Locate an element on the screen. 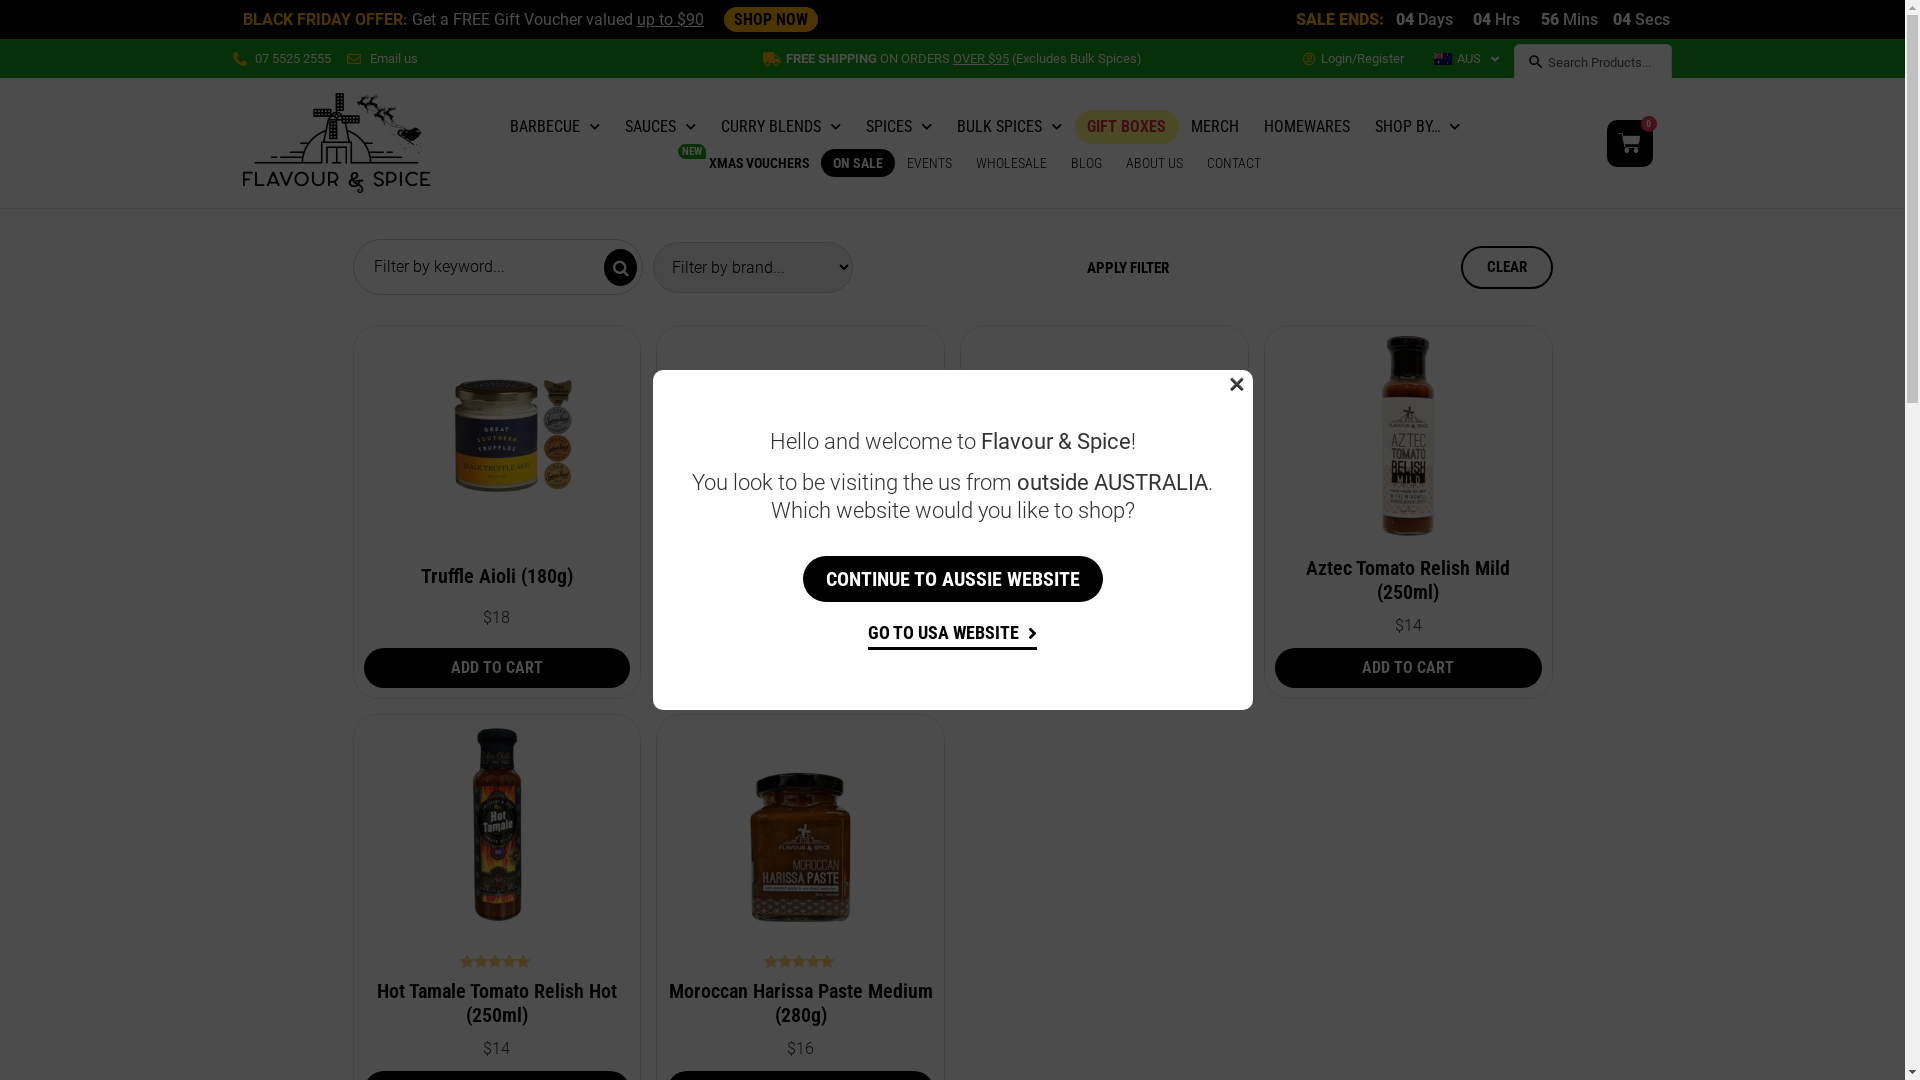  'WHOLESALE' is located at coordinates (1011, 161).